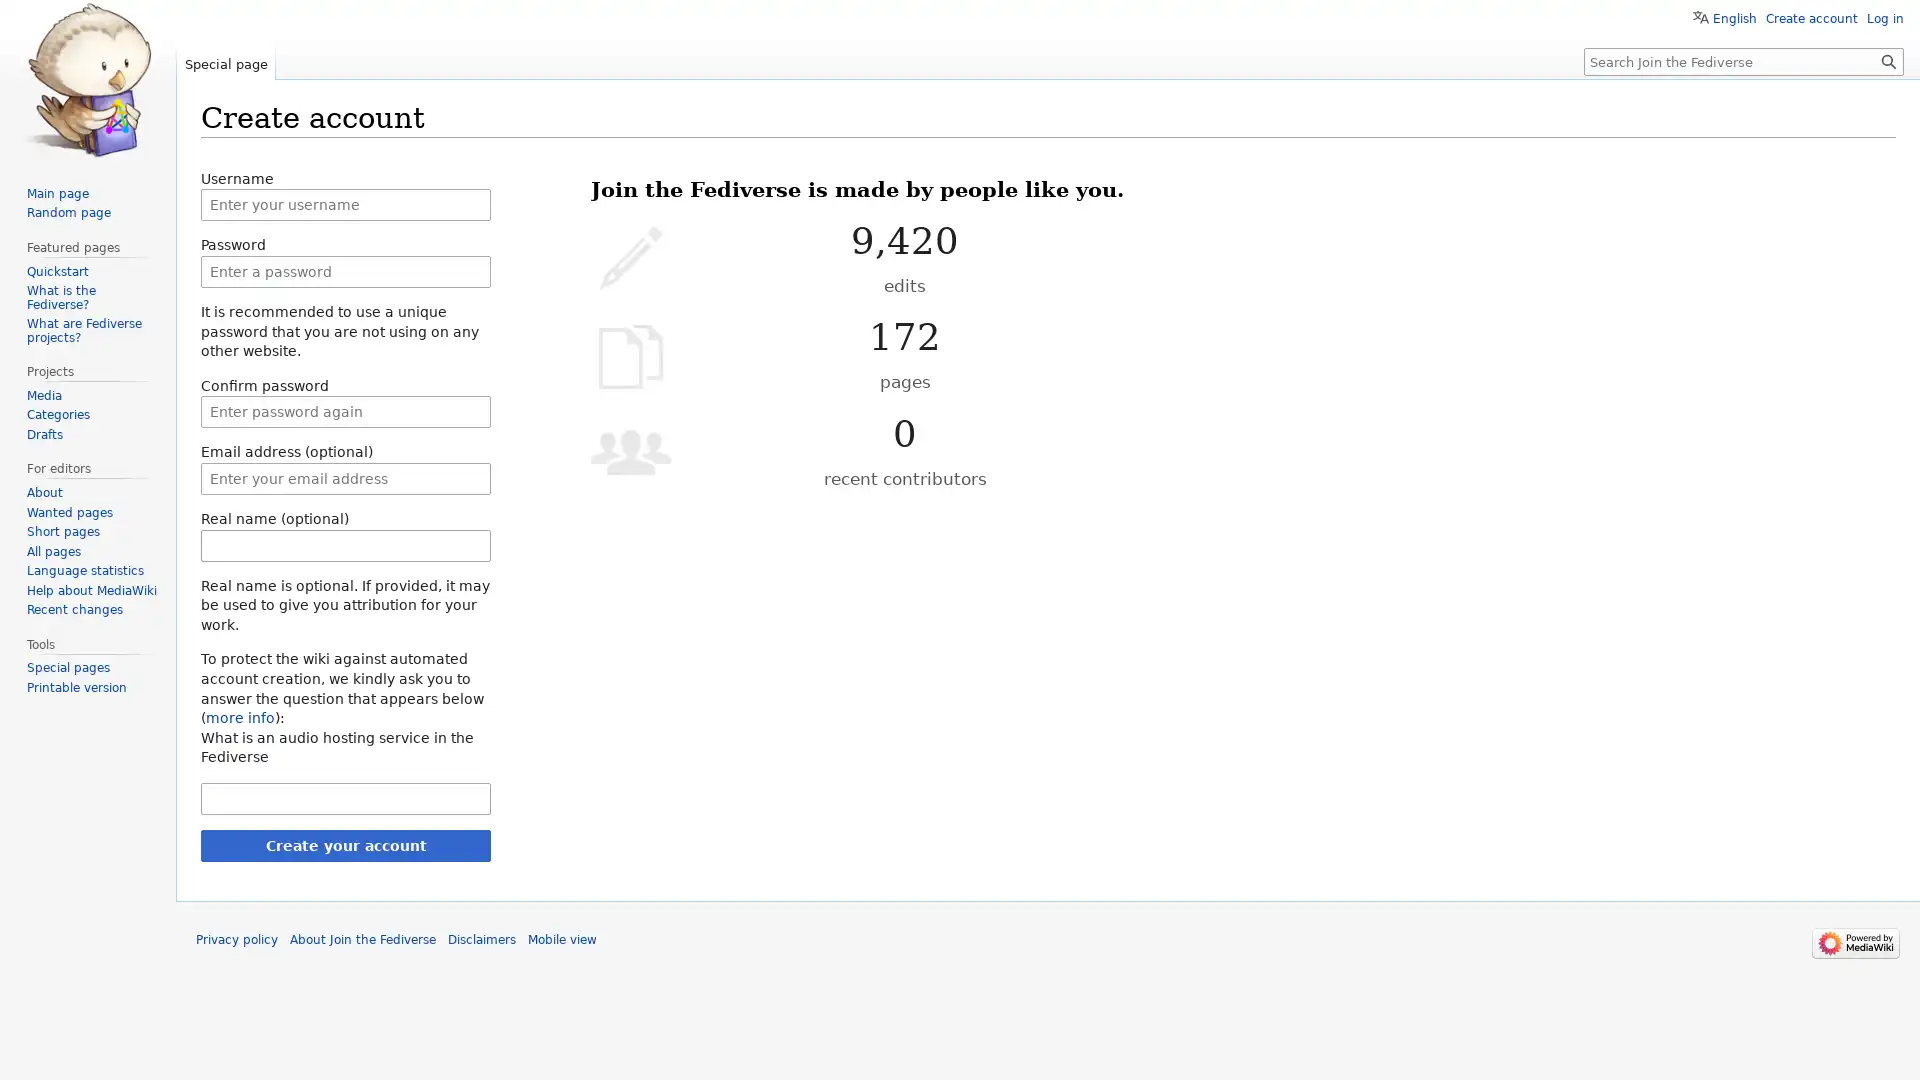 This screenshot has width=1920, height=1080. Describe the element at coordinates (1888, 60) in the screenshot. I see `Go` at that location.